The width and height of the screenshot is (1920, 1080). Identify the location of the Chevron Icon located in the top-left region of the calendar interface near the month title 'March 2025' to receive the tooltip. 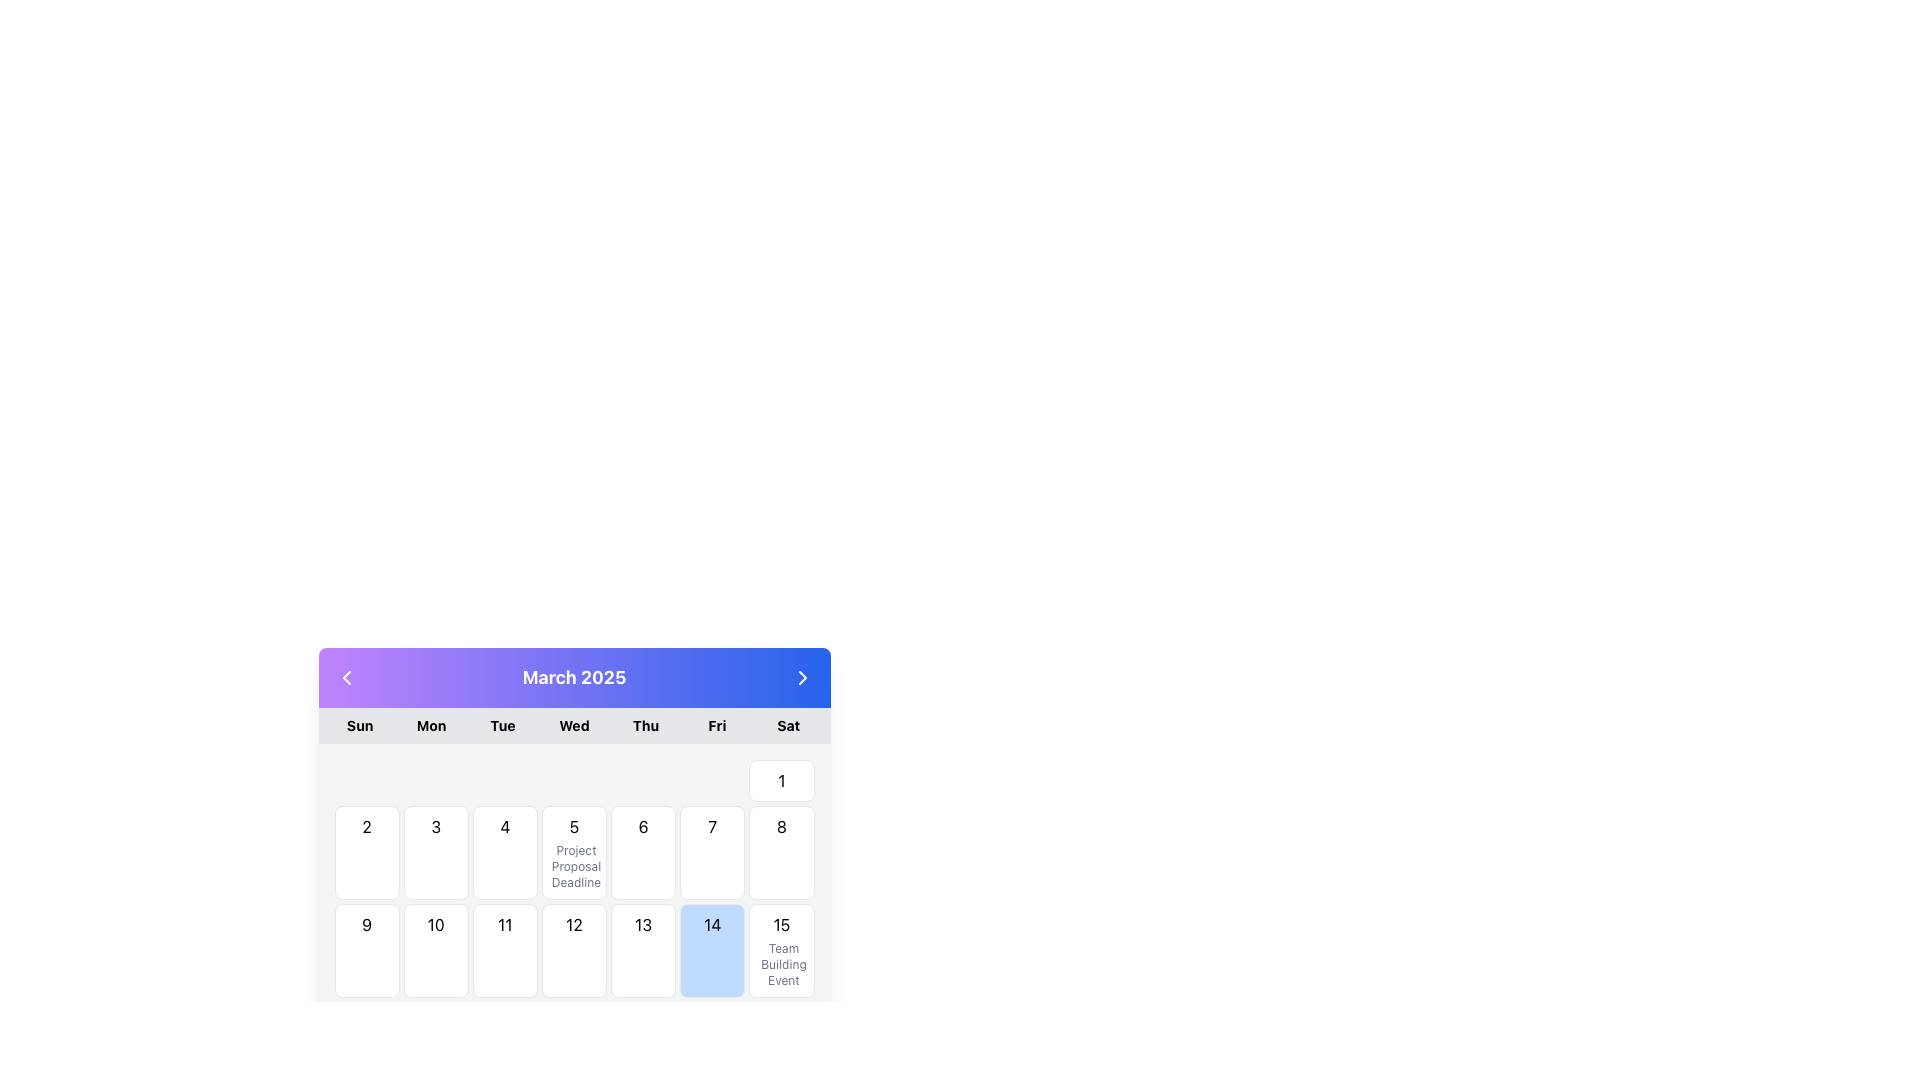
(346, 677).